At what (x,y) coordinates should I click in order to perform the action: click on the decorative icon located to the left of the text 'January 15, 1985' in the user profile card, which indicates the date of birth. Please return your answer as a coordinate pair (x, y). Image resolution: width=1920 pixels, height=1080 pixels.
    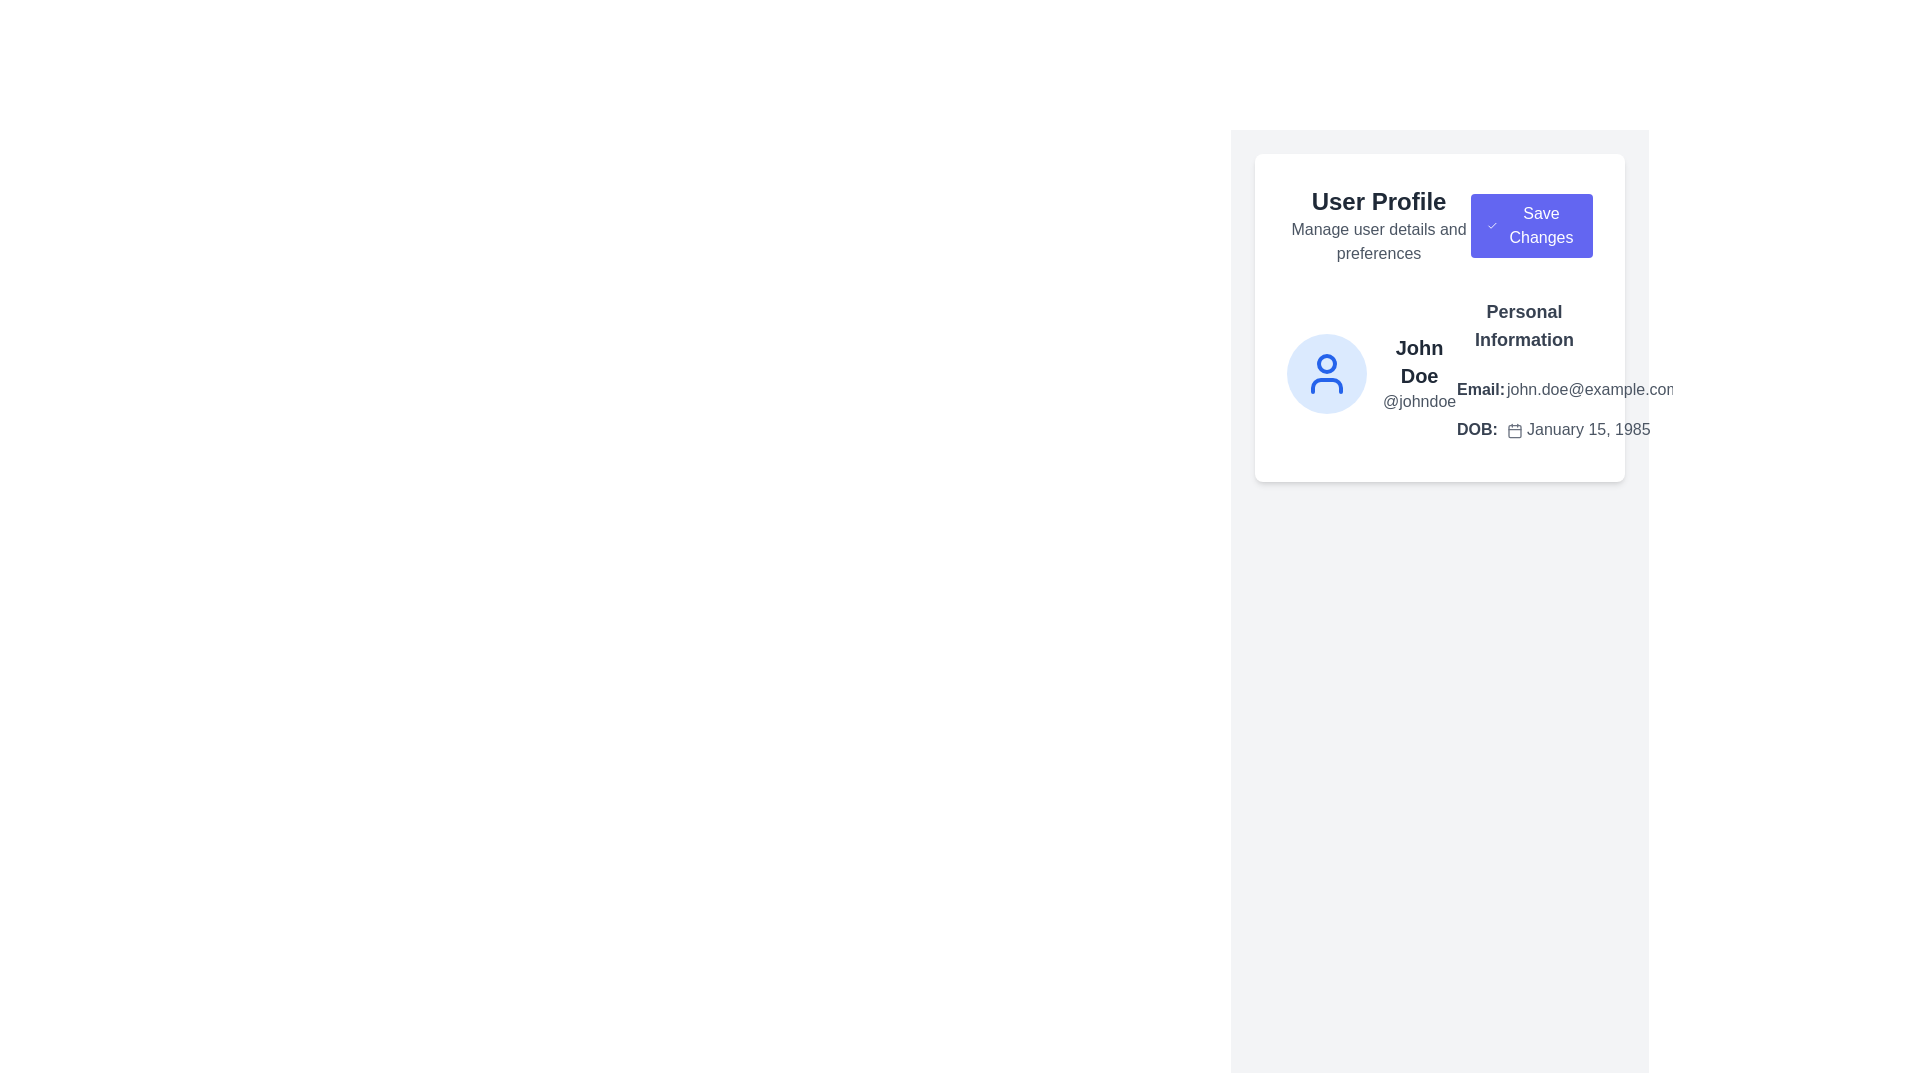
    Looking at the image, I should click on (1515, 429).